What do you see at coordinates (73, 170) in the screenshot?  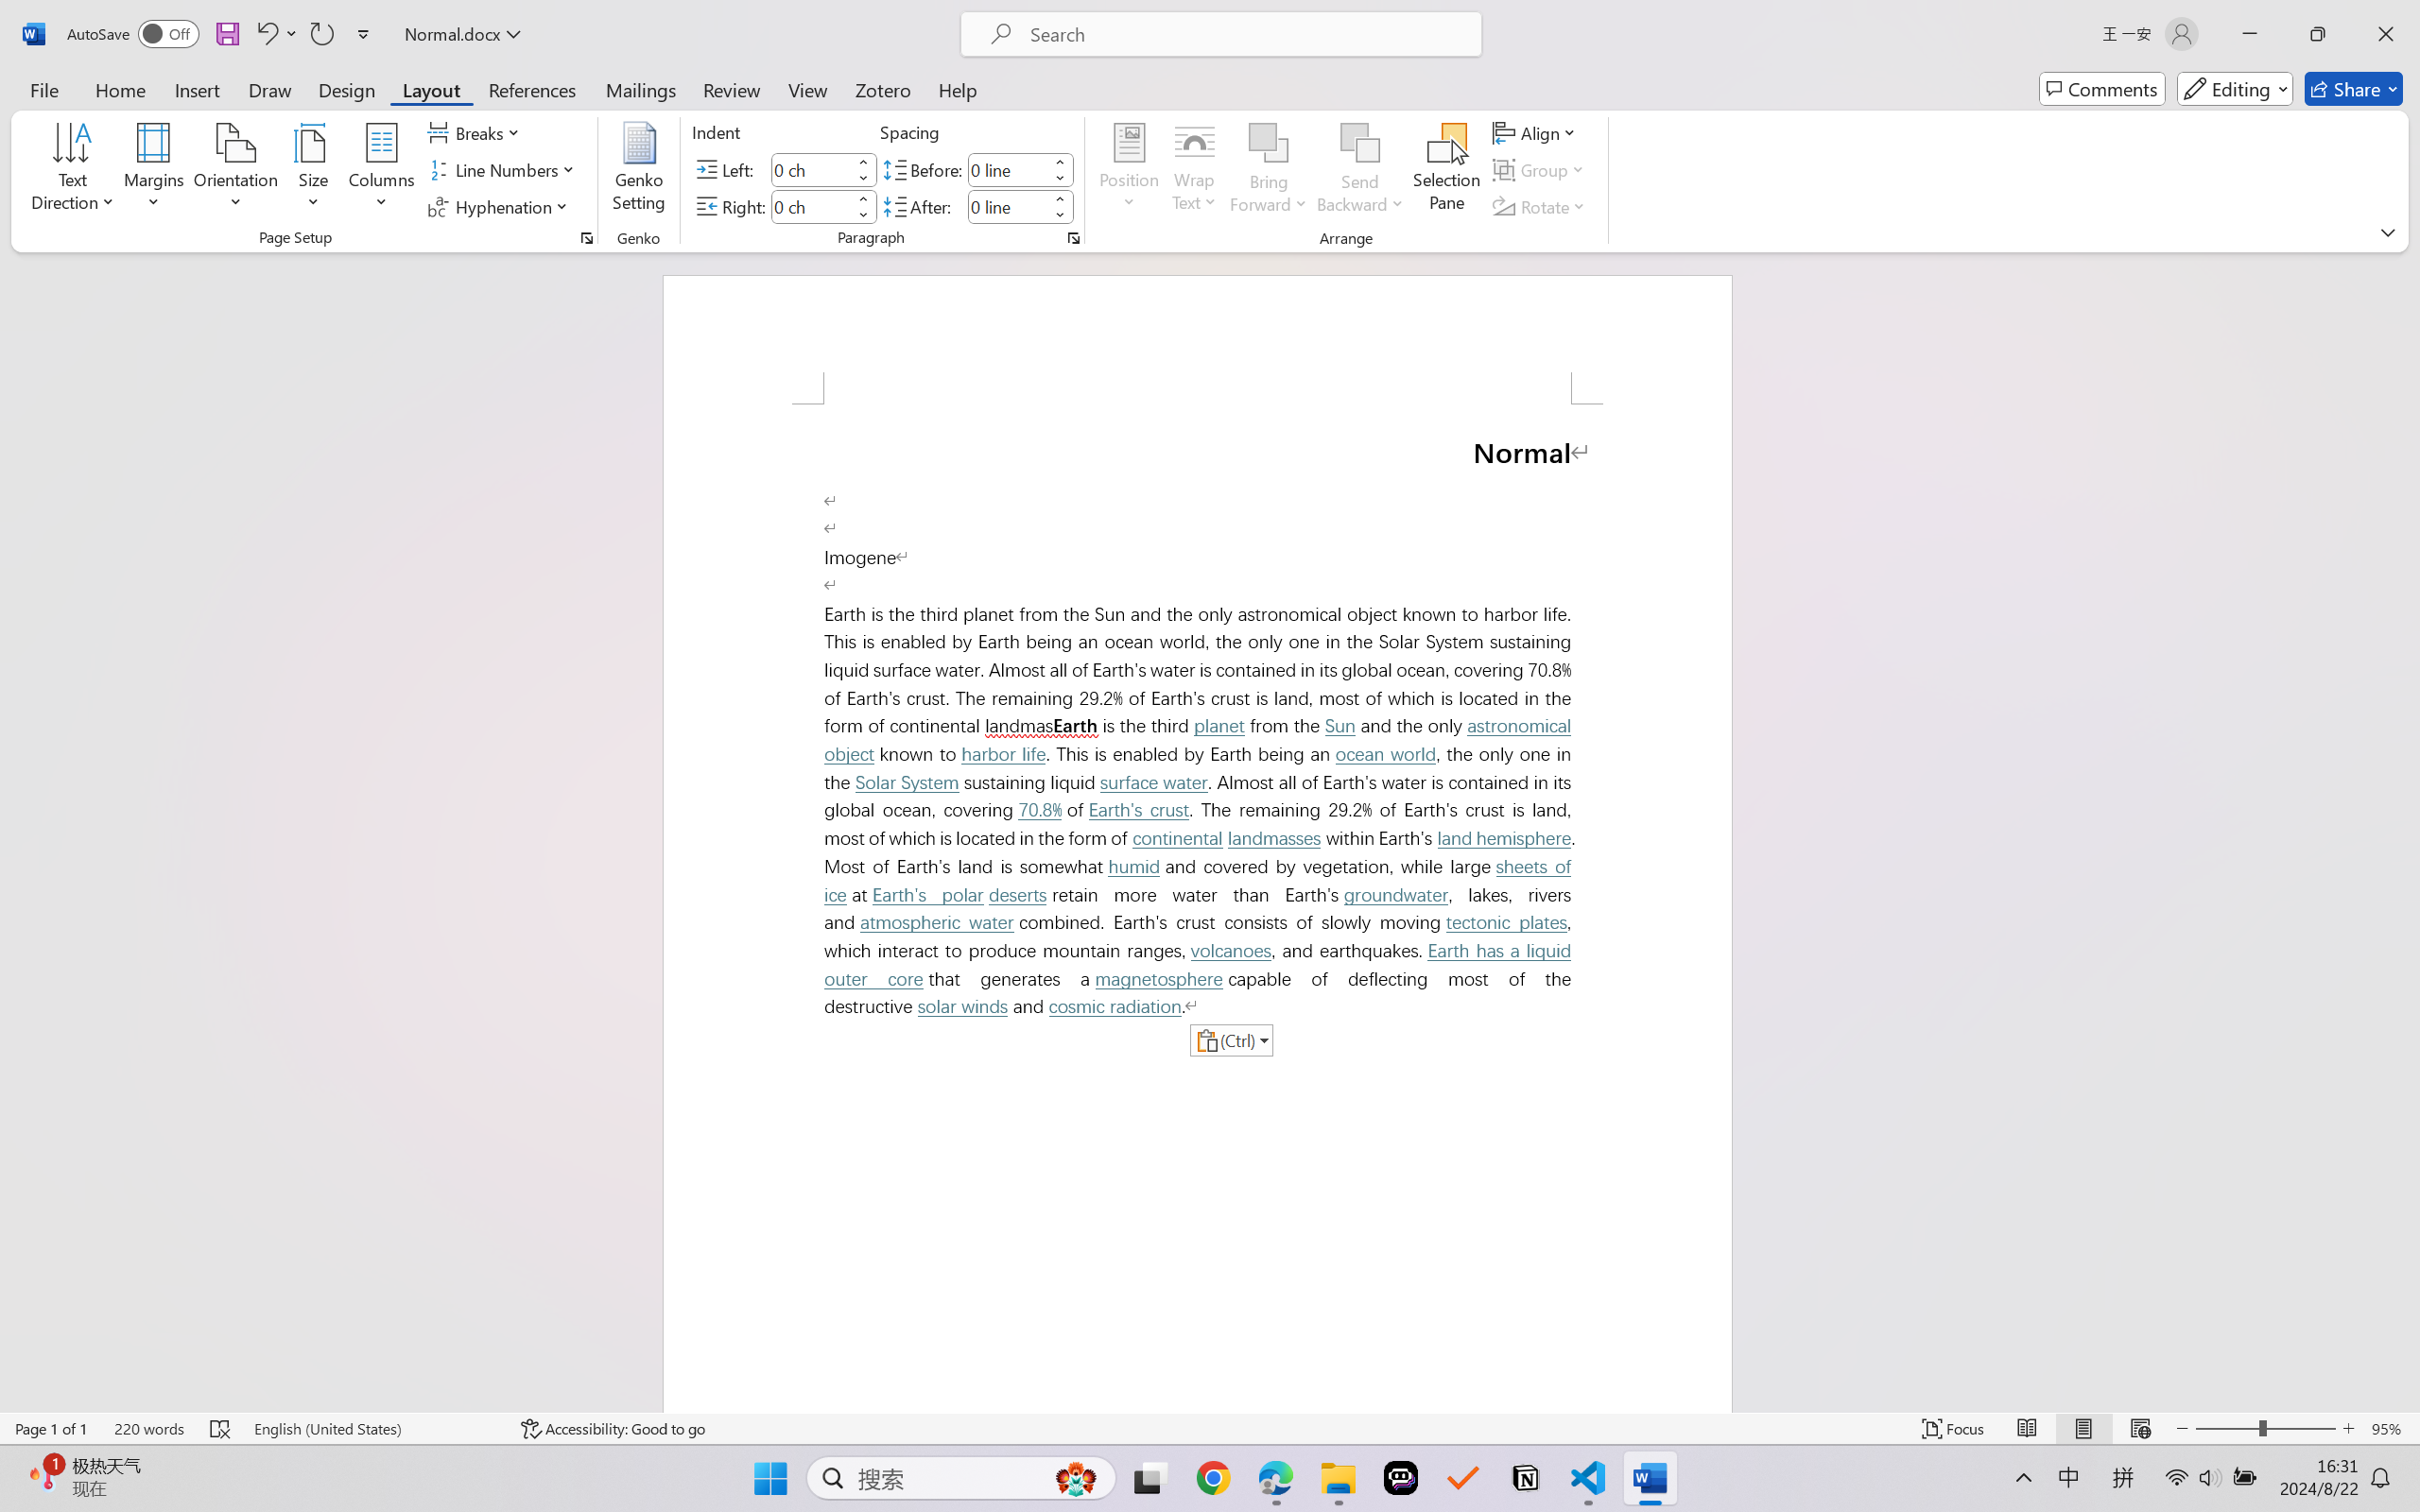 I see `'Text Direction'` at bounding box center [73, 170].